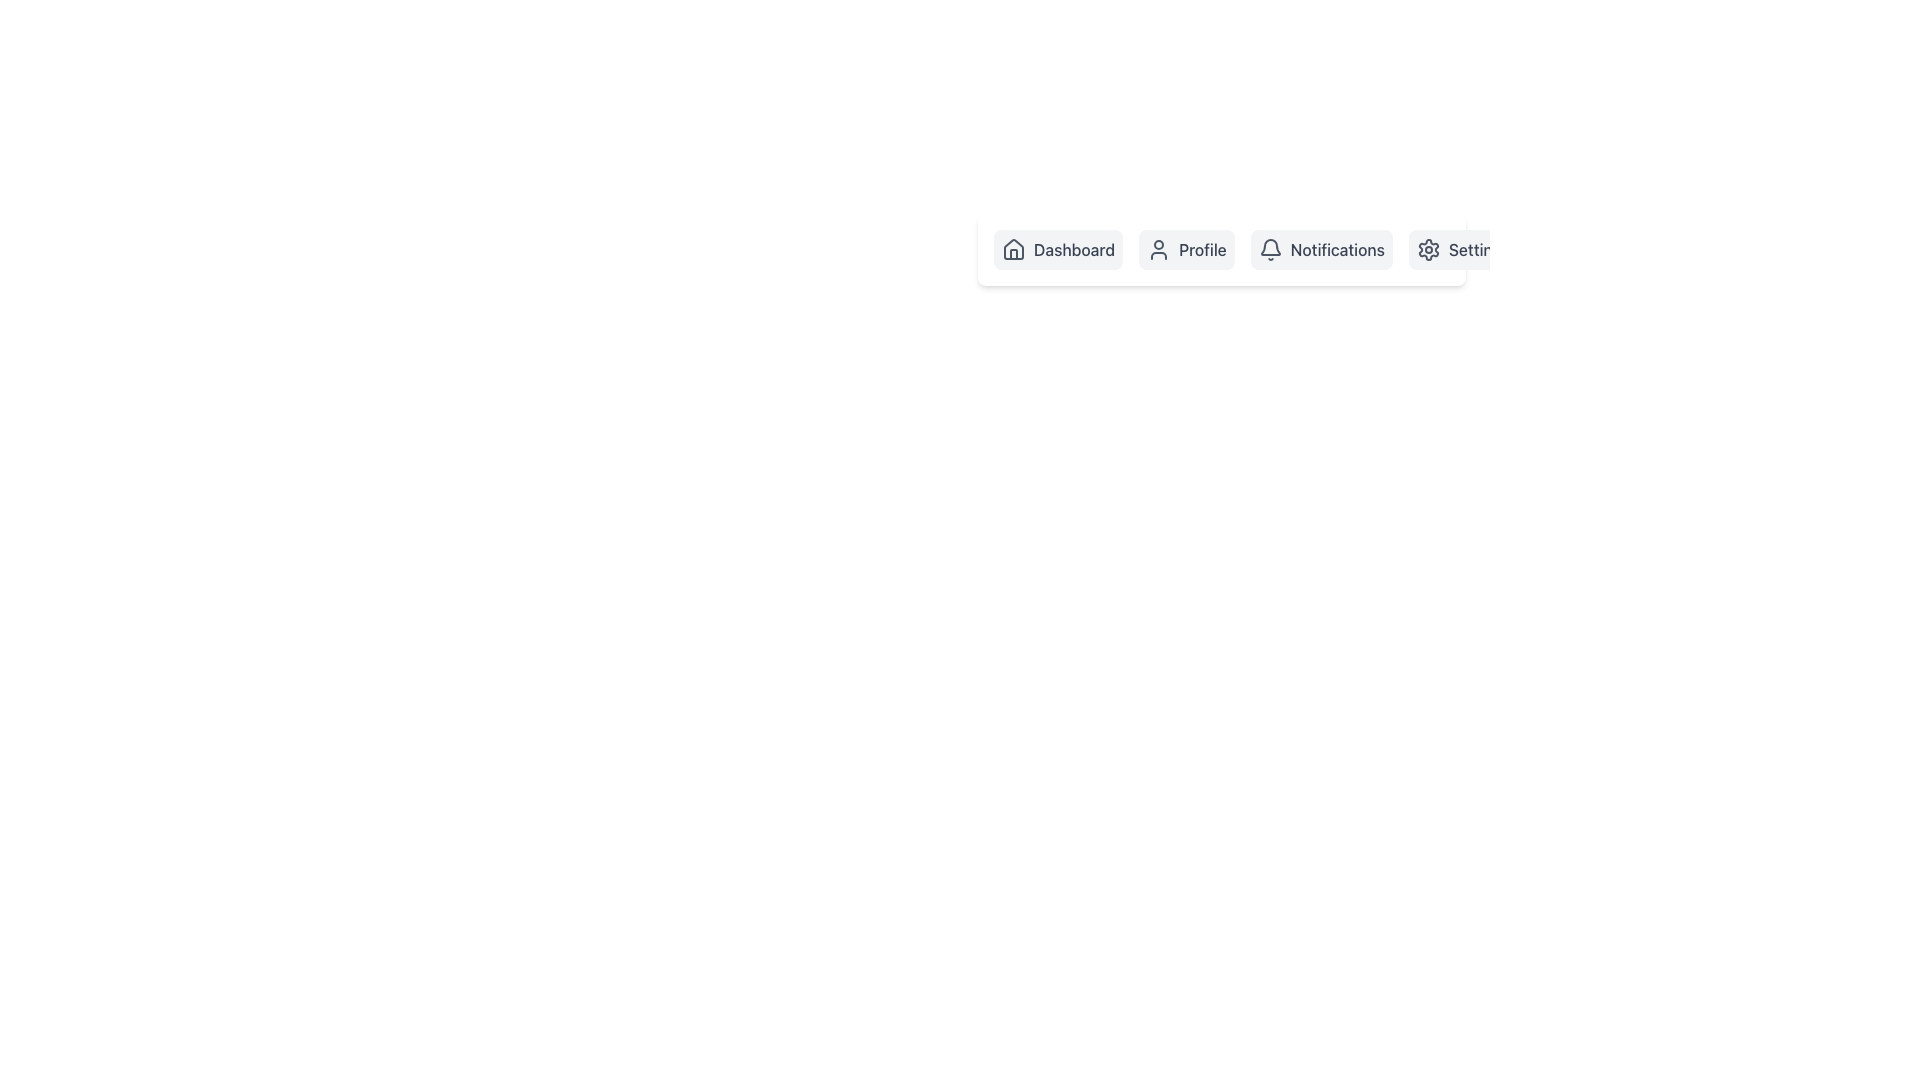  I want to click on the 'Settings' button in the horizontal navigation bar, so click(1463, 249).